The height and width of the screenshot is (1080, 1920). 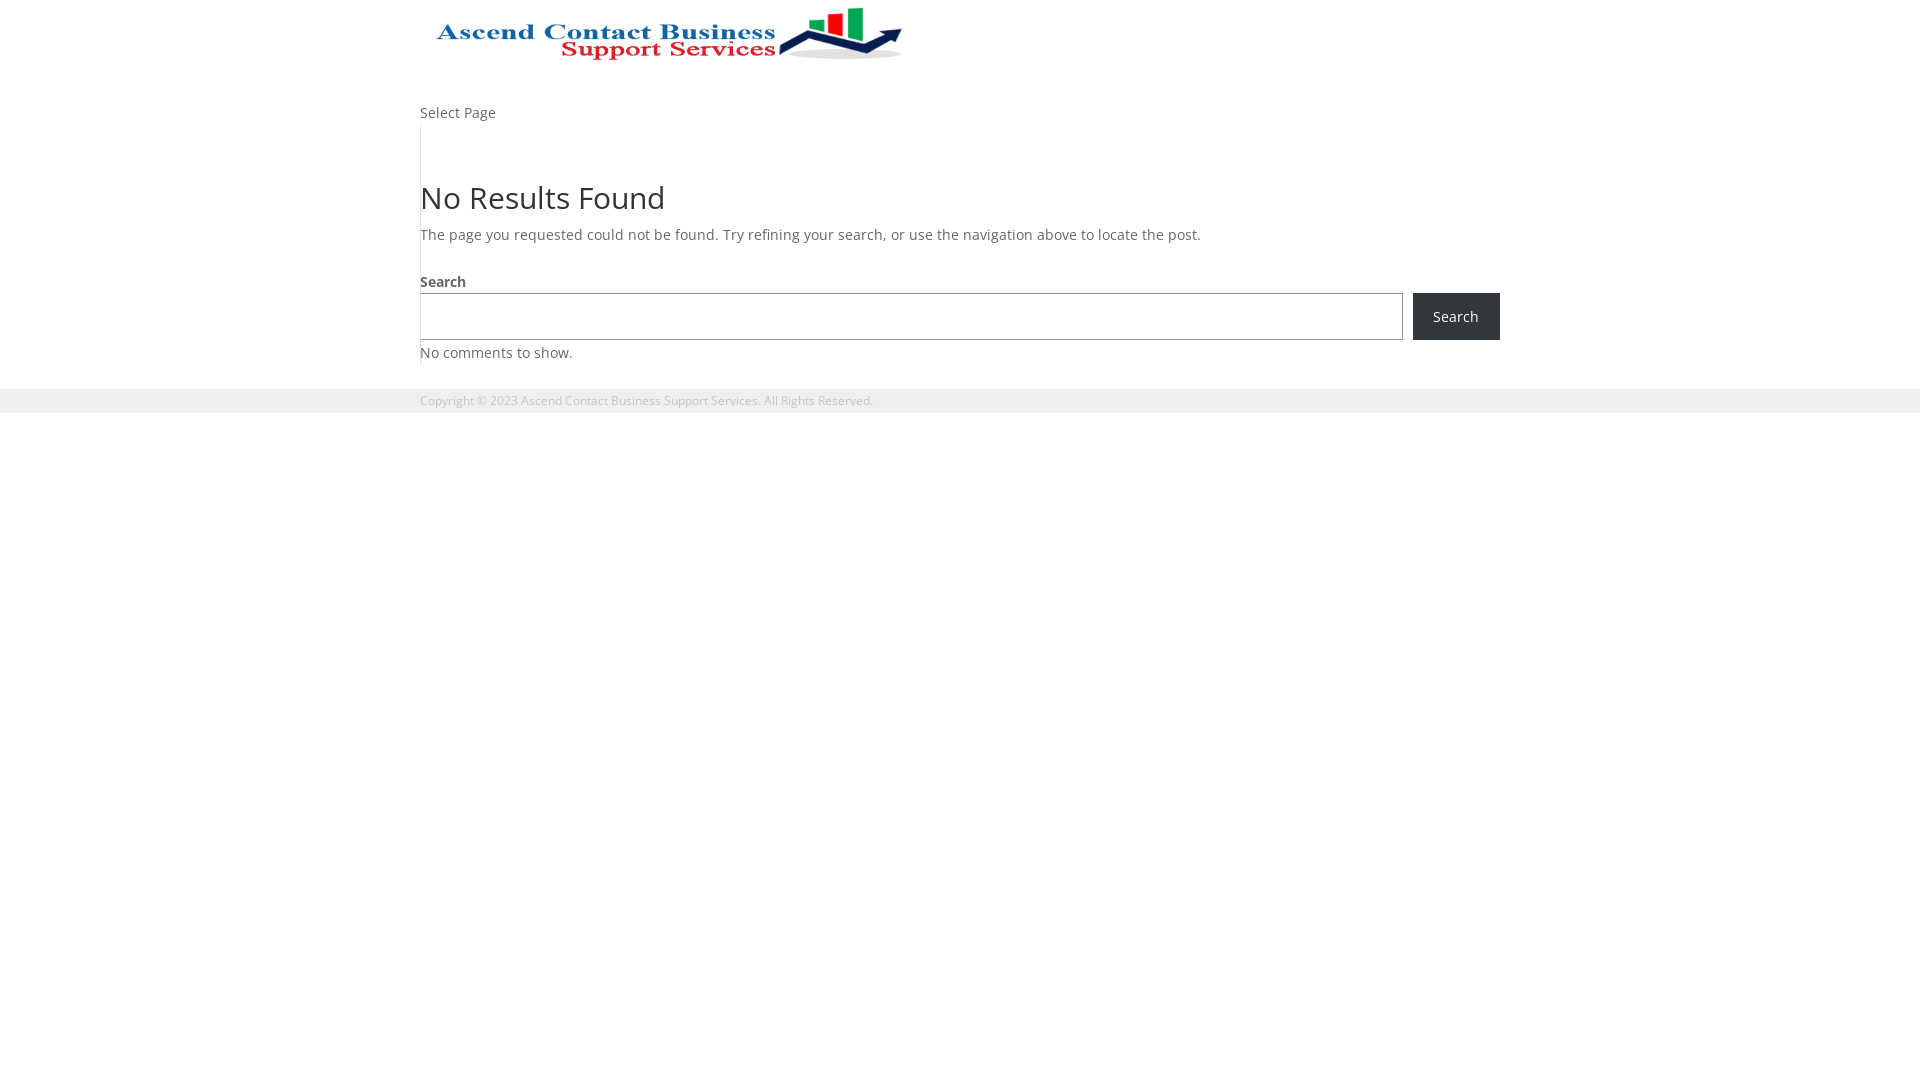 What do you see at coordinates (1456, 315) in the screenshot?
I see `'Search'` at bounding box center [1456, 315].